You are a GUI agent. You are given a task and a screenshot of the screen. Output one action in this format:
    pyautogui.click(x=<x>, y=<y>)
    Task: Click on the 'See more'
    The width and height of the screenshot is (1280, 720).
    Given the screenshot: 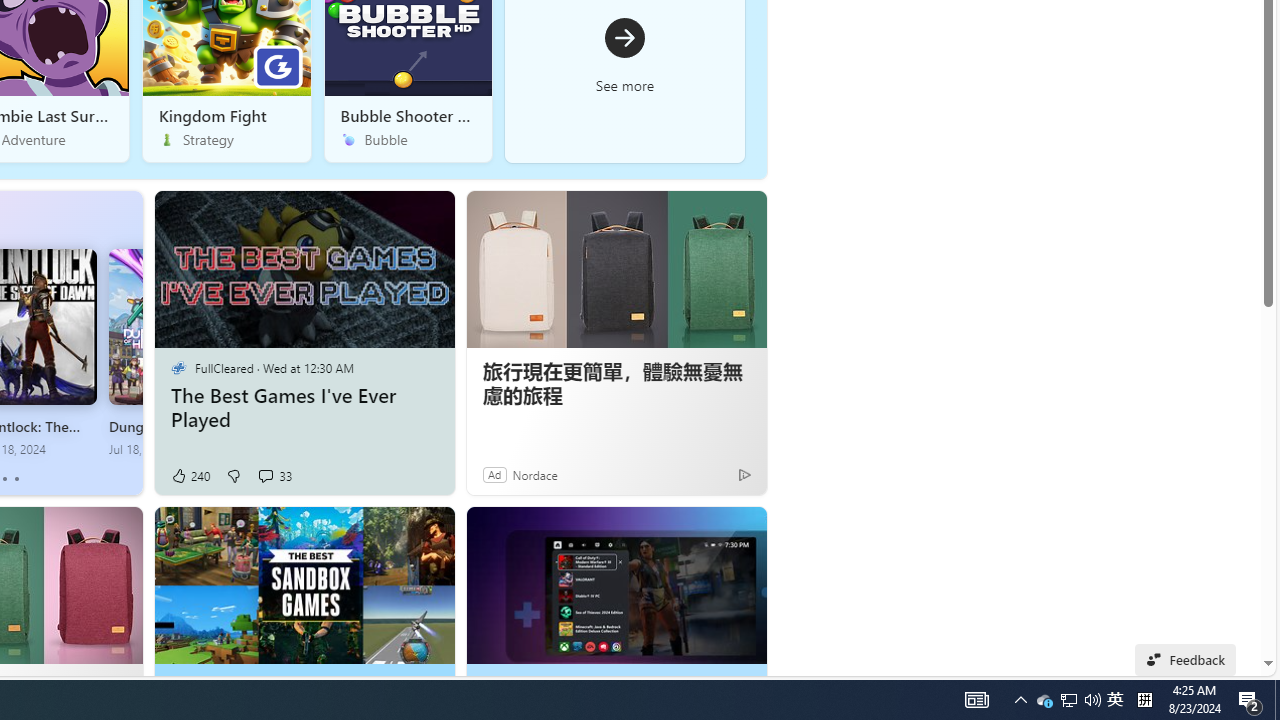 What is the action you would take?
    pyautogui.click(x=624, y=53)
    